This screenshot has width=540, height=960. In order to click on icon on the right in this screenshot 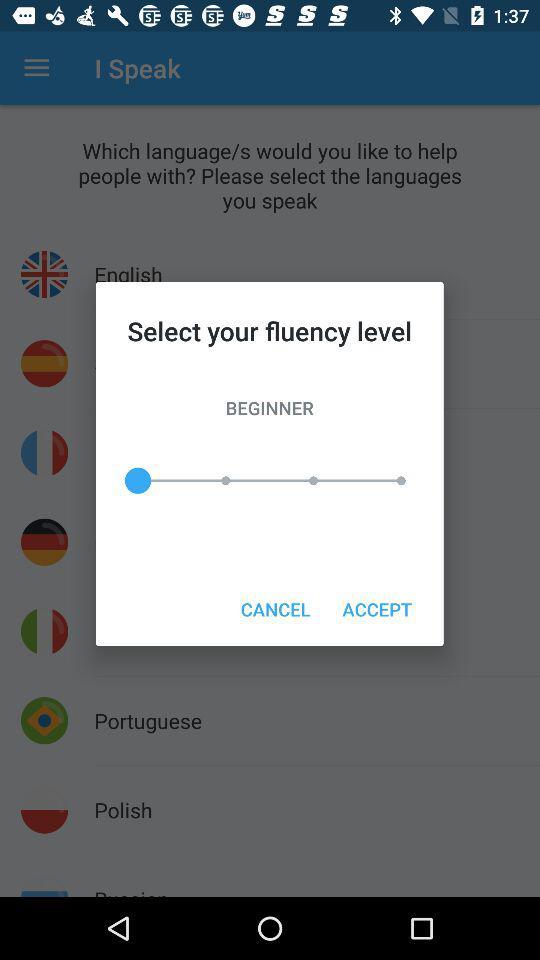, I will do `click(377, 608)`.